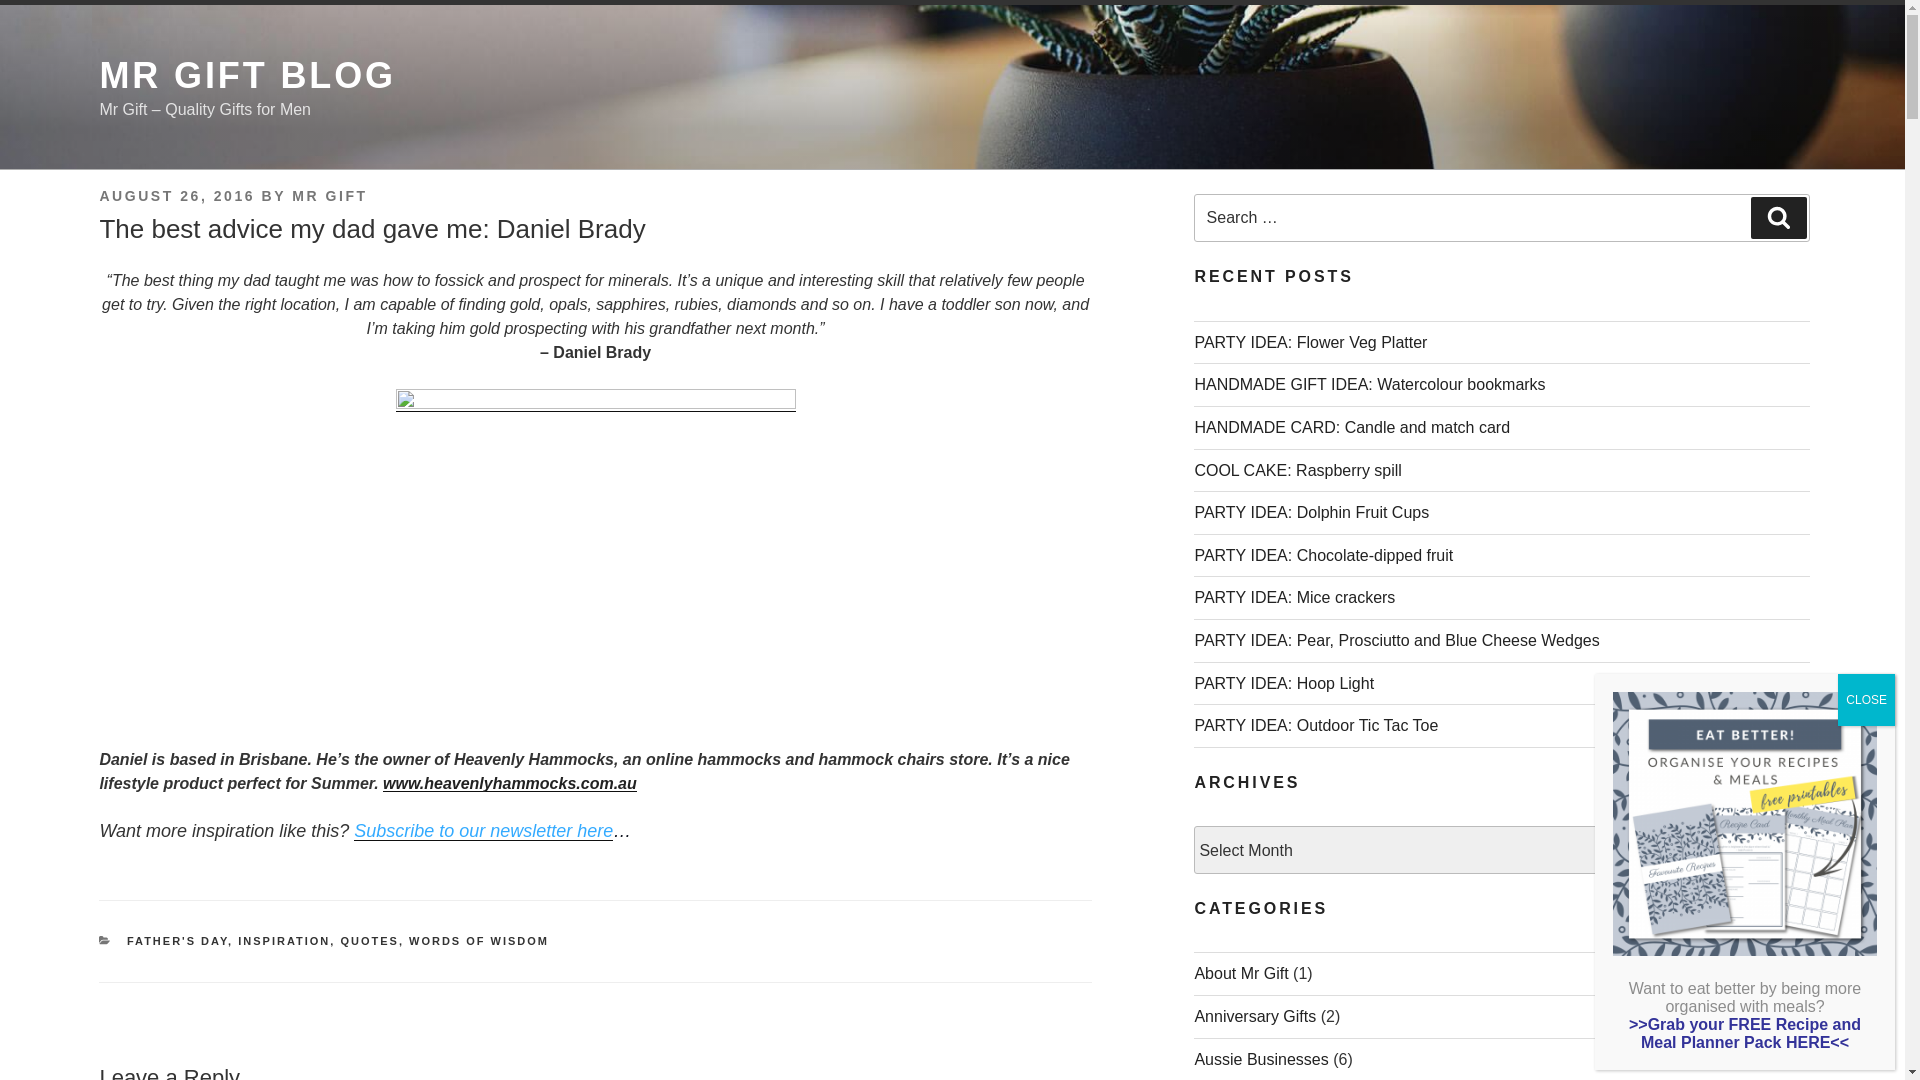 The height and width of the screenshot is (1080, 1920). What do you see at coordinates (1297, 470) in the screenshot?
I see `'COOL CAKE: Raspberry spill'` at bounding box center [1297, 470].